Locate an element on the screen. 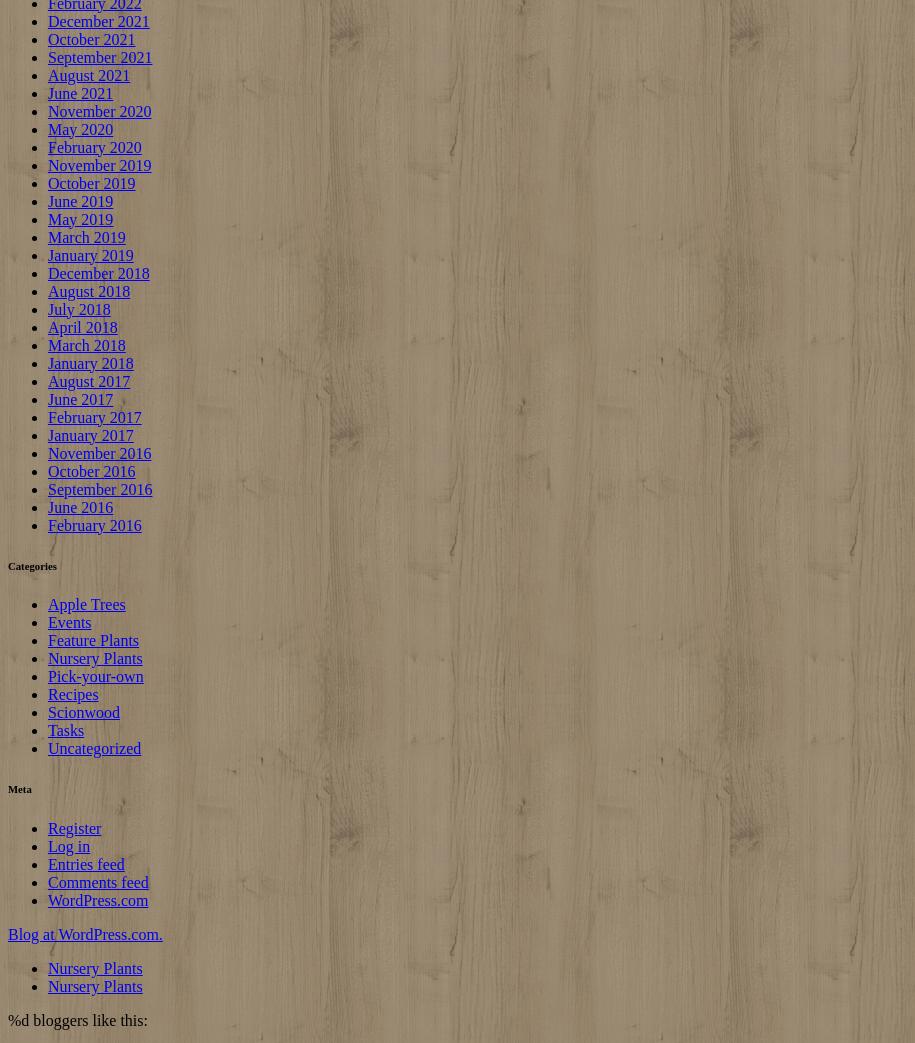 This screenshot has height=1043, width=915. 'August 2018' is located at coordinates (88, 290).